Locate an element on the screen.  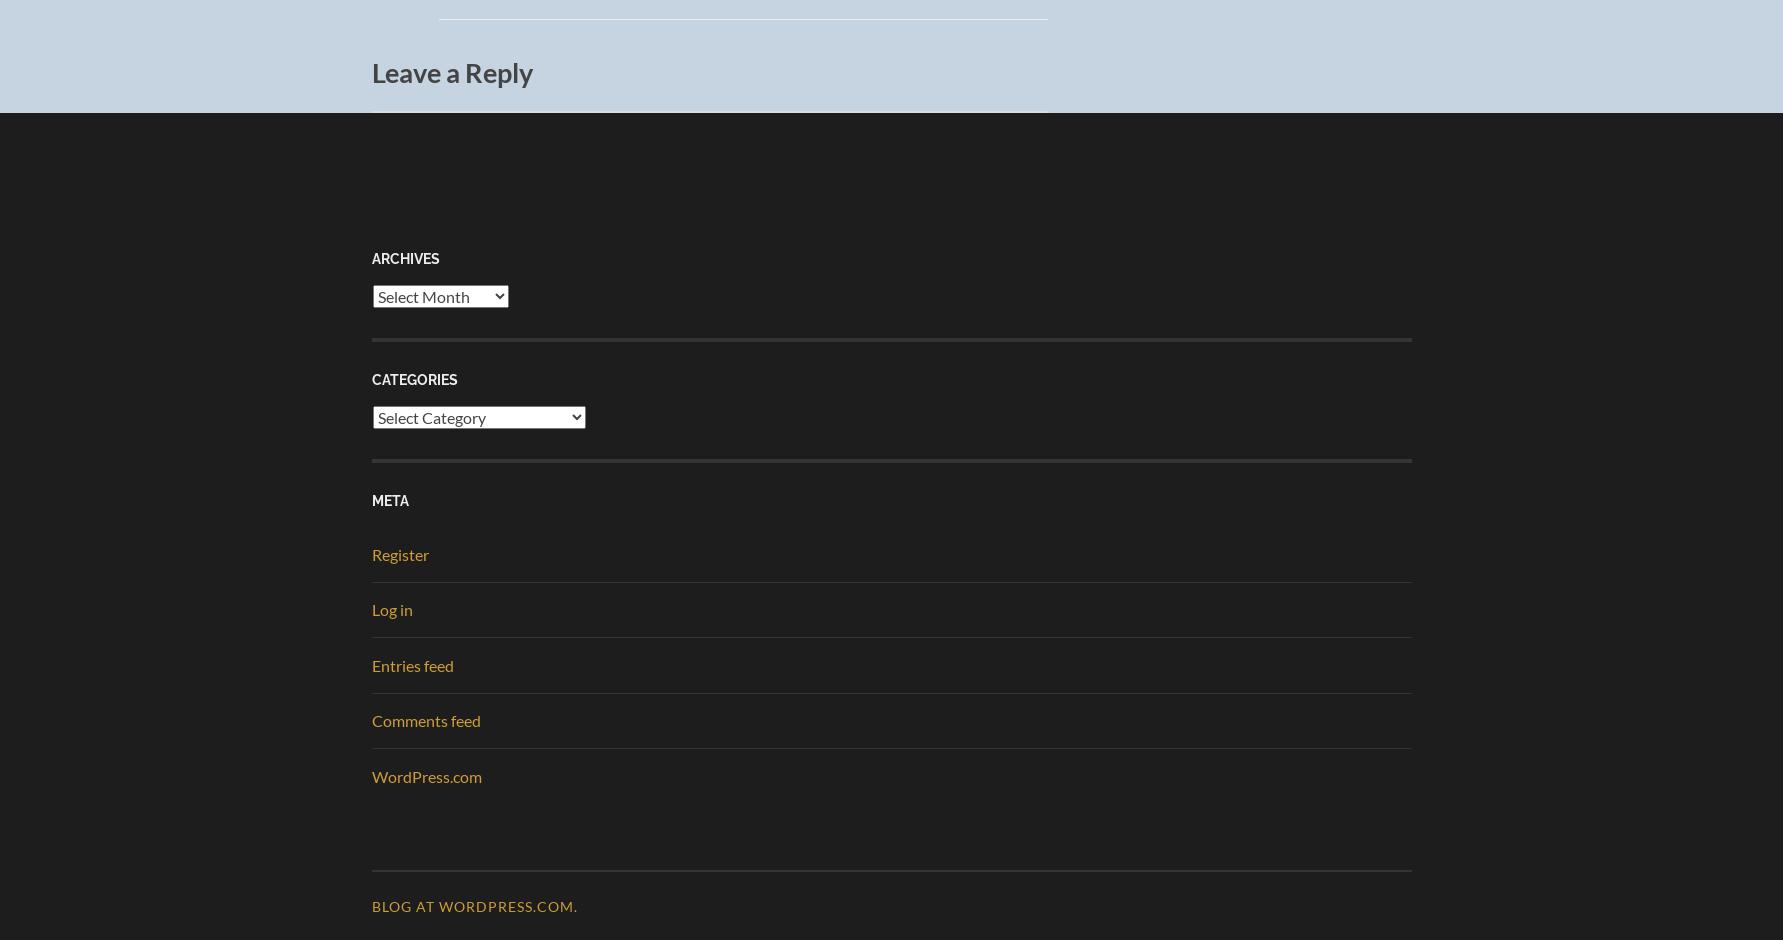
'Meta' is located at coordinates (388, 501).